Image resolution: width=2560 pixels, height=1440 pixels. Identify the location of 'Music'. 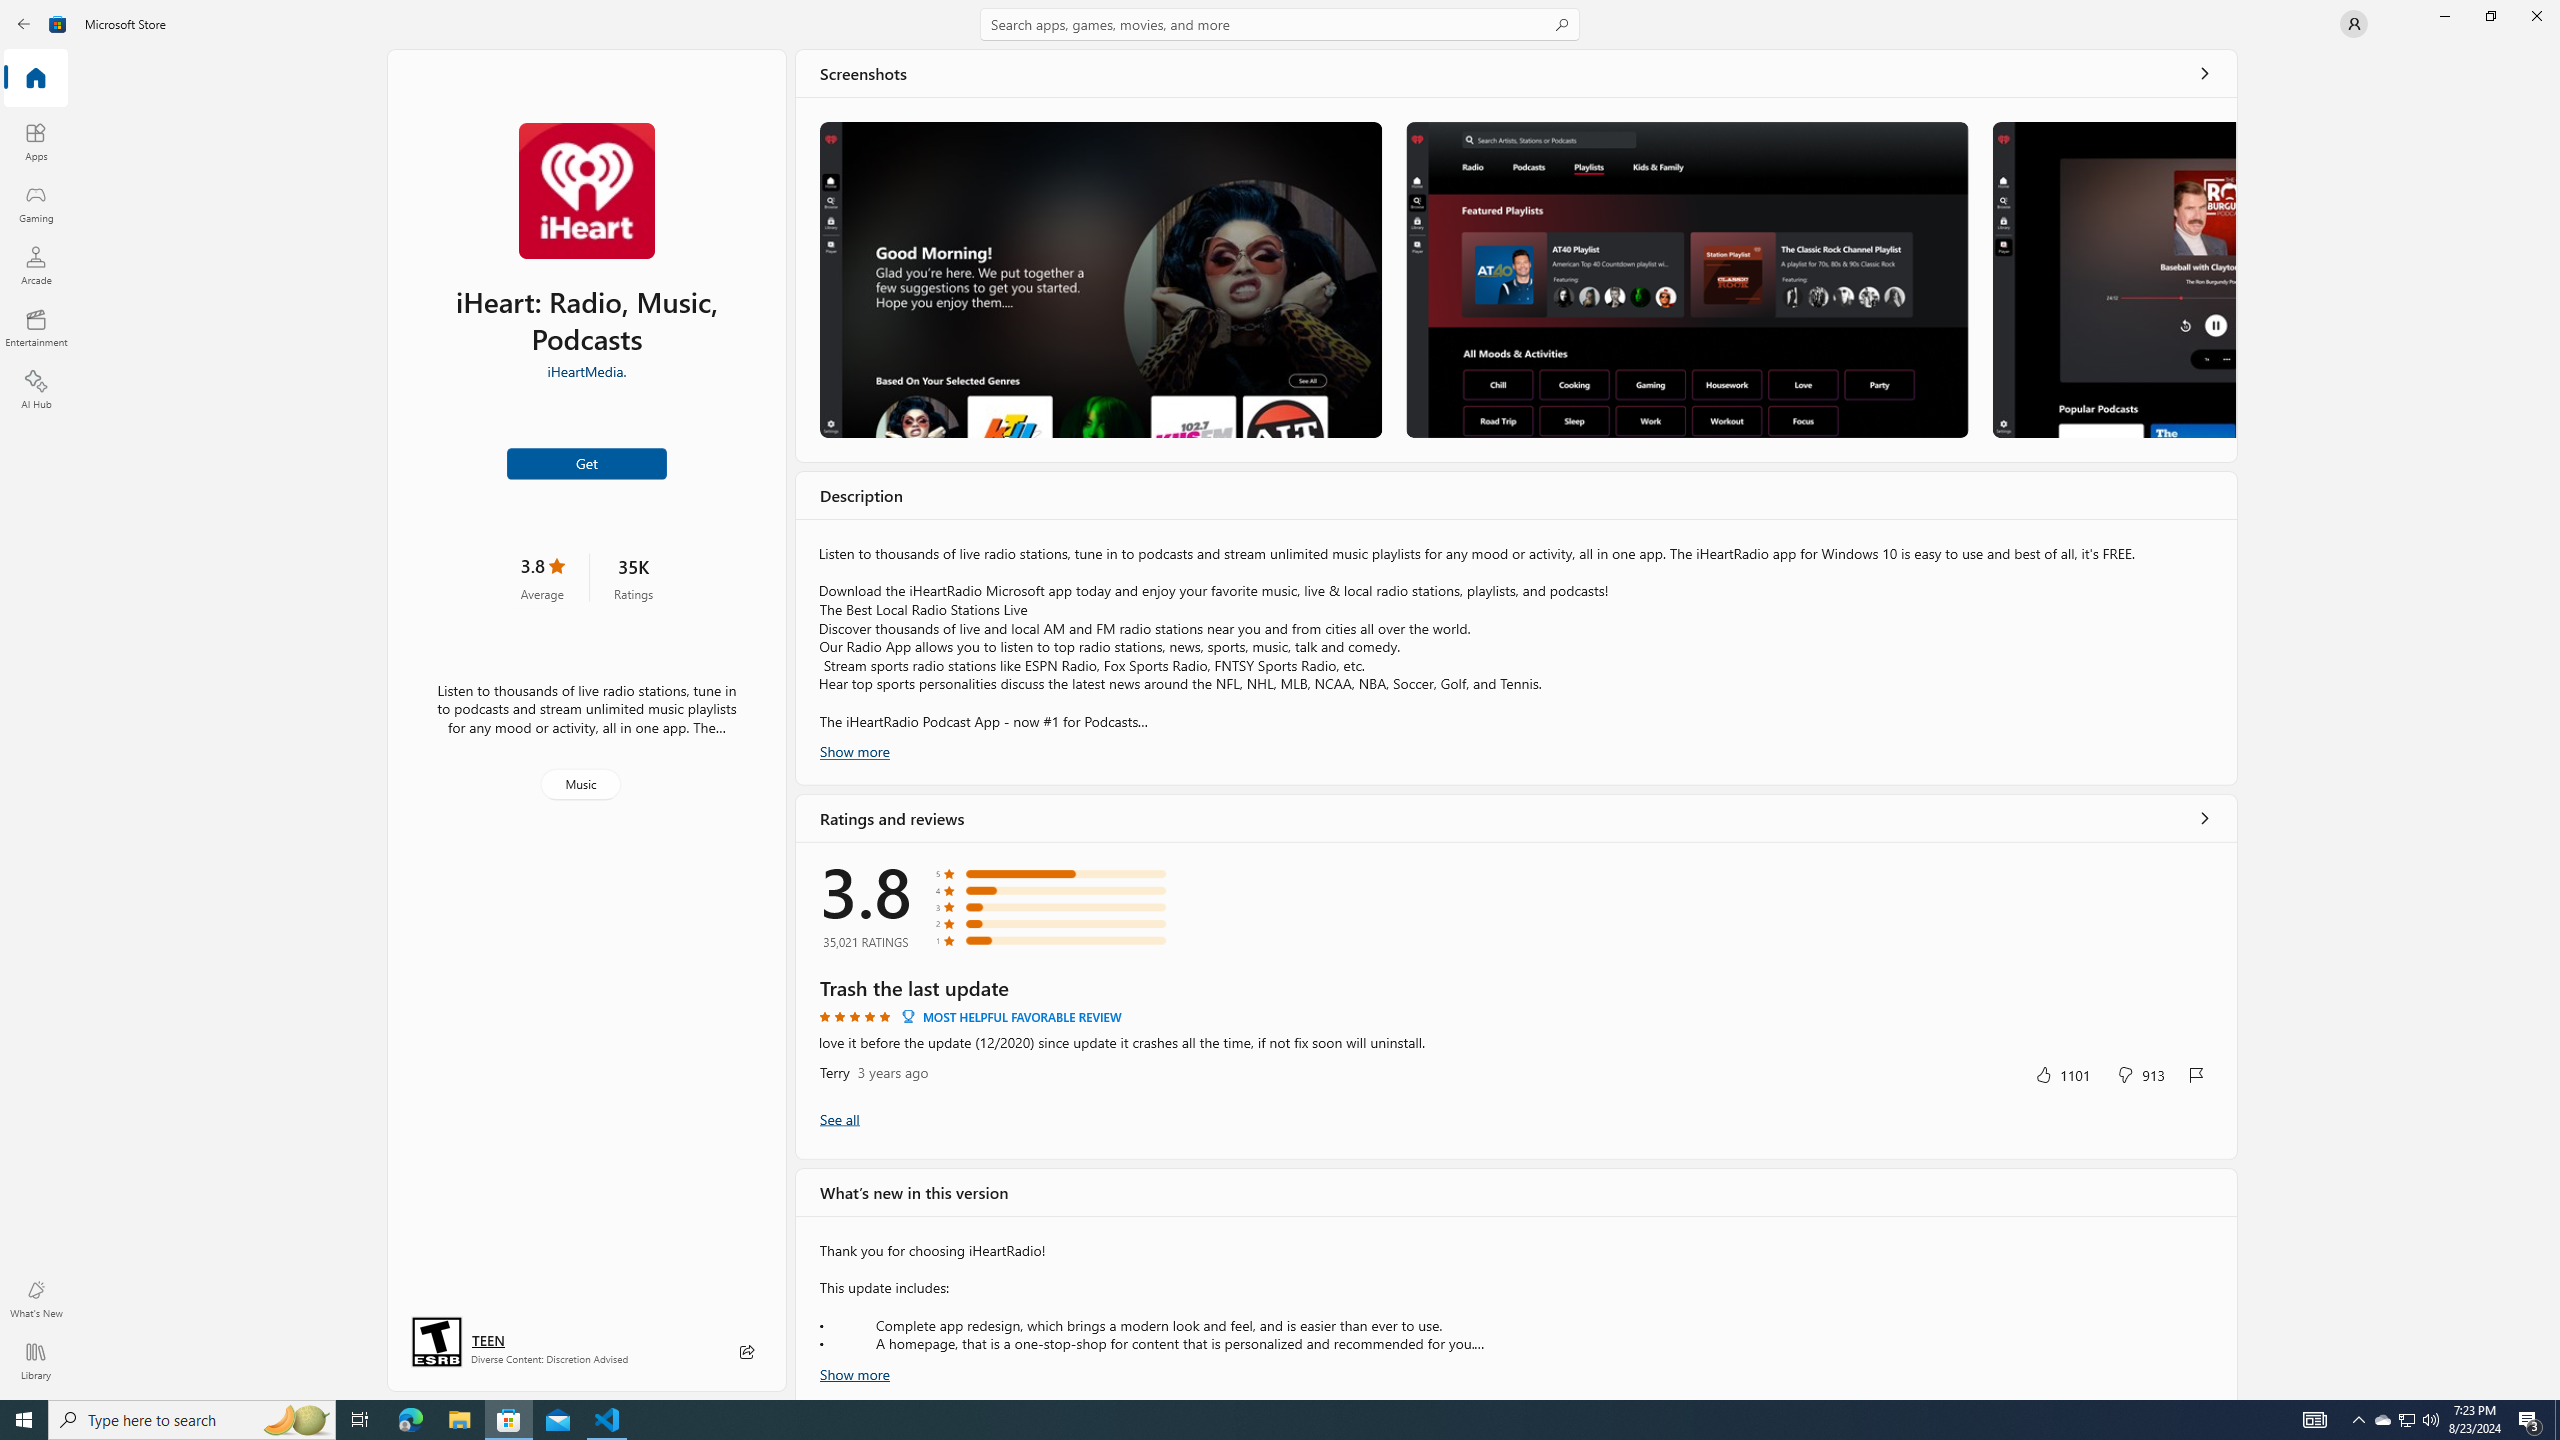
(580, 784).